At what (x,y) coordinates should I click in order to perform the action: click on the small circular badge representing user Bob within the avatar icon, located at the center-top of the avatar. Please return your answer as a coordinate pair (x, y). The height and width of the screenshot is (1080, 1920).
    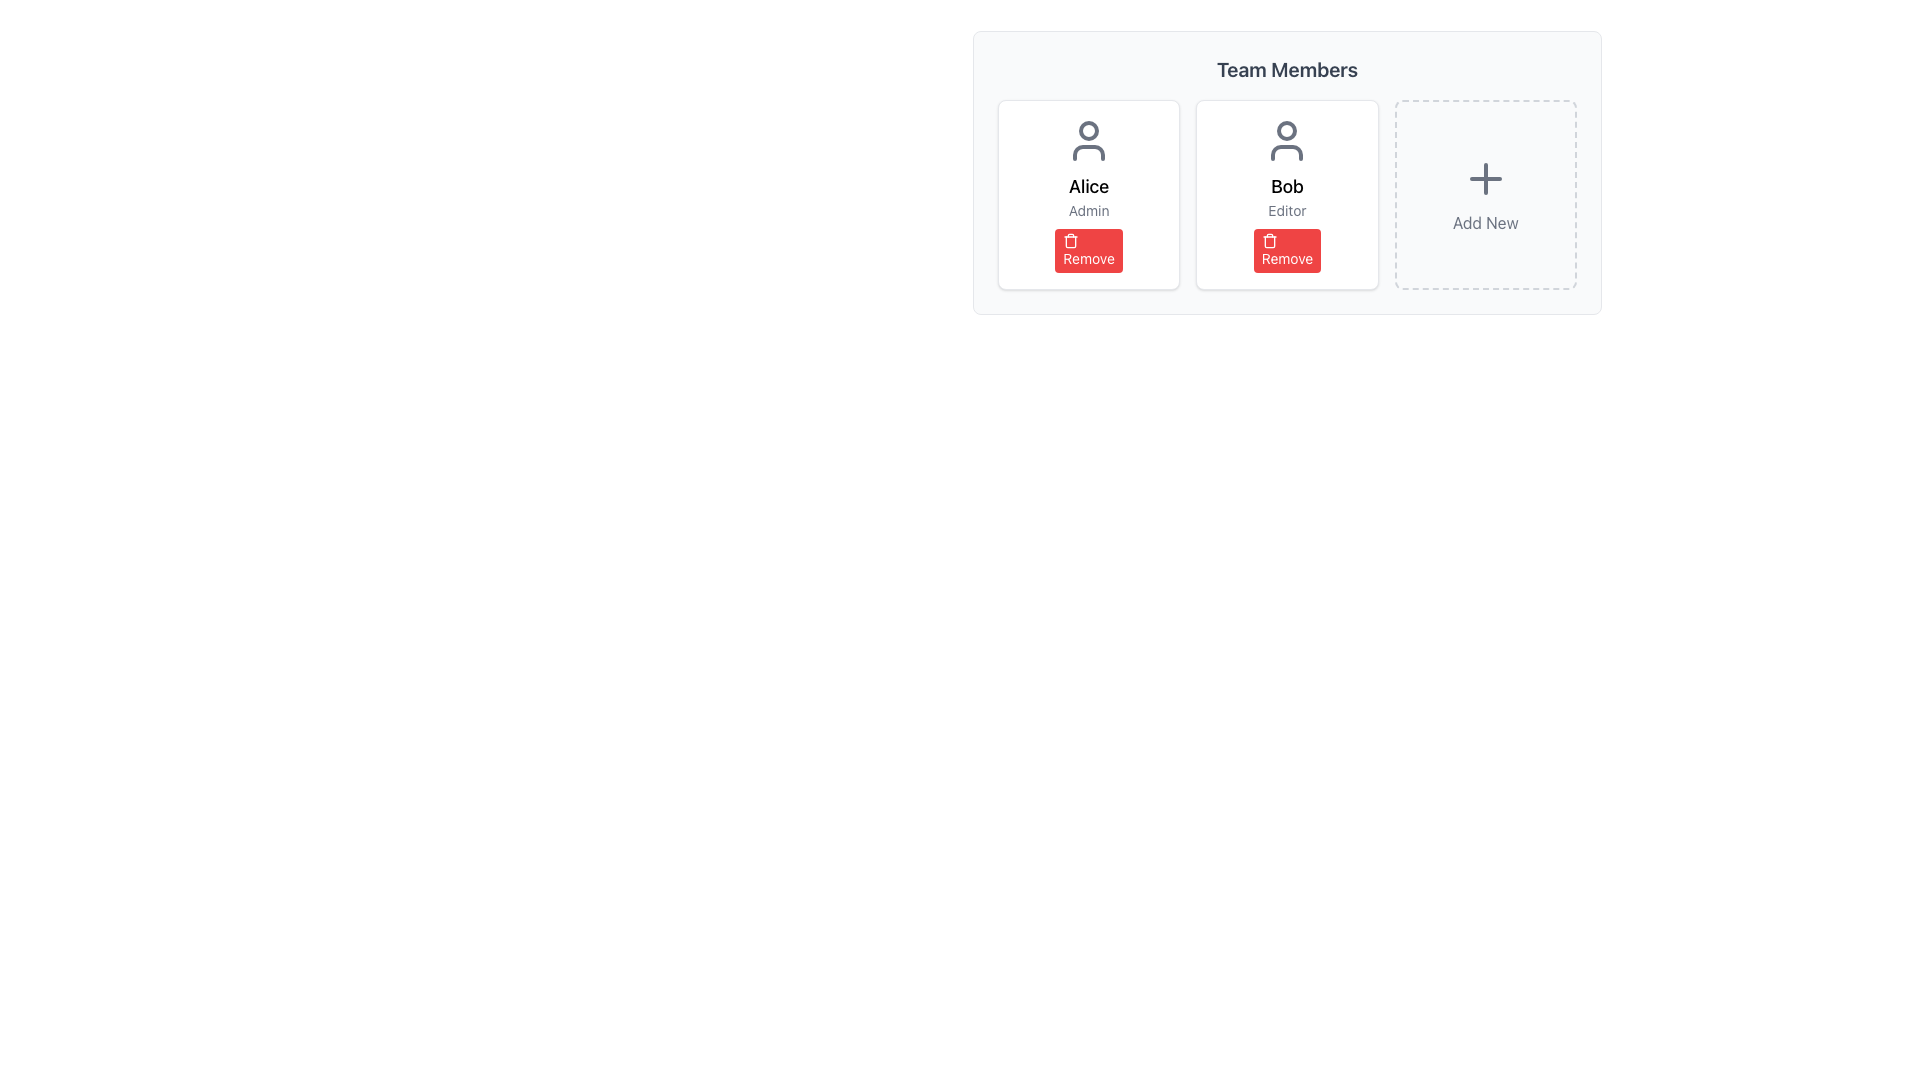
    Looking at the image, I should click on (1287, 131).